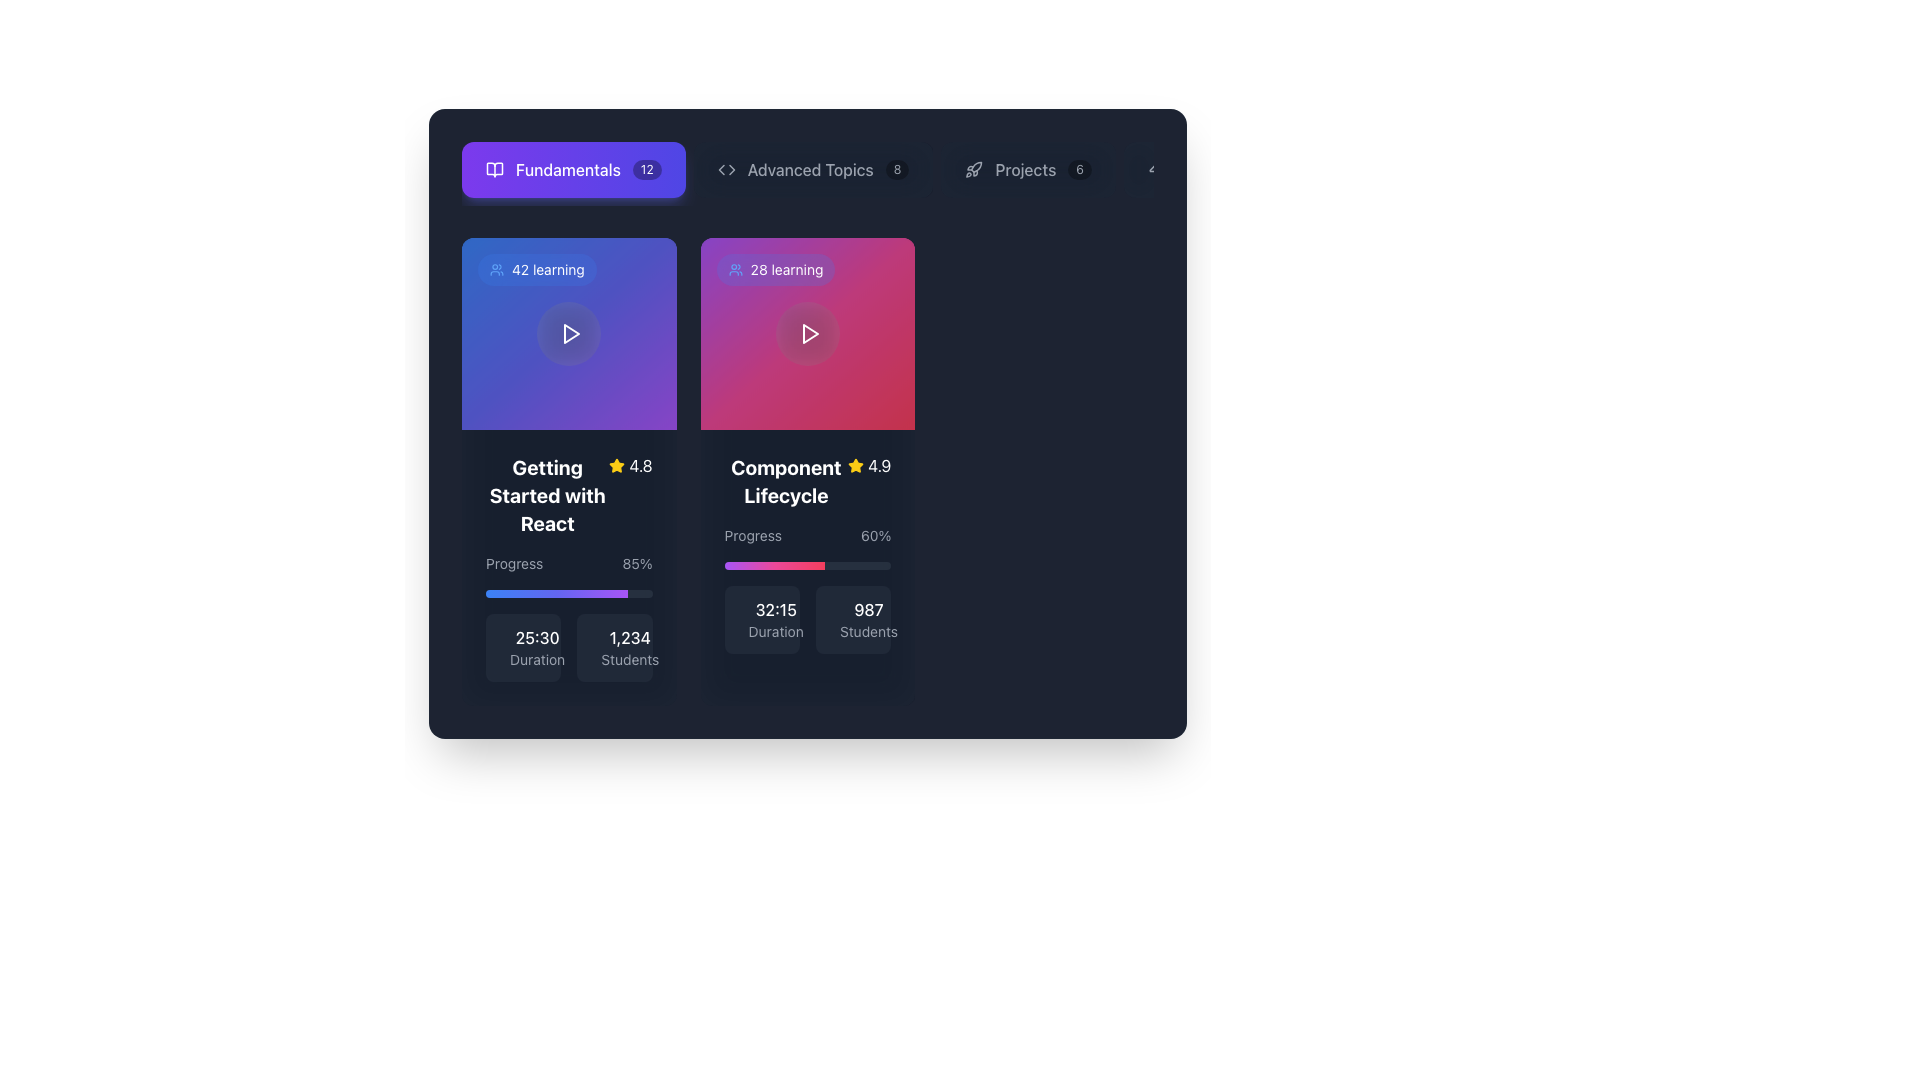  What do you see at coordinates (537, 659) in the screenshot?
I see `the text label displaying 'Duration' located directly below '25:30' in the second column of the card component` at bounding box center [537, 659].